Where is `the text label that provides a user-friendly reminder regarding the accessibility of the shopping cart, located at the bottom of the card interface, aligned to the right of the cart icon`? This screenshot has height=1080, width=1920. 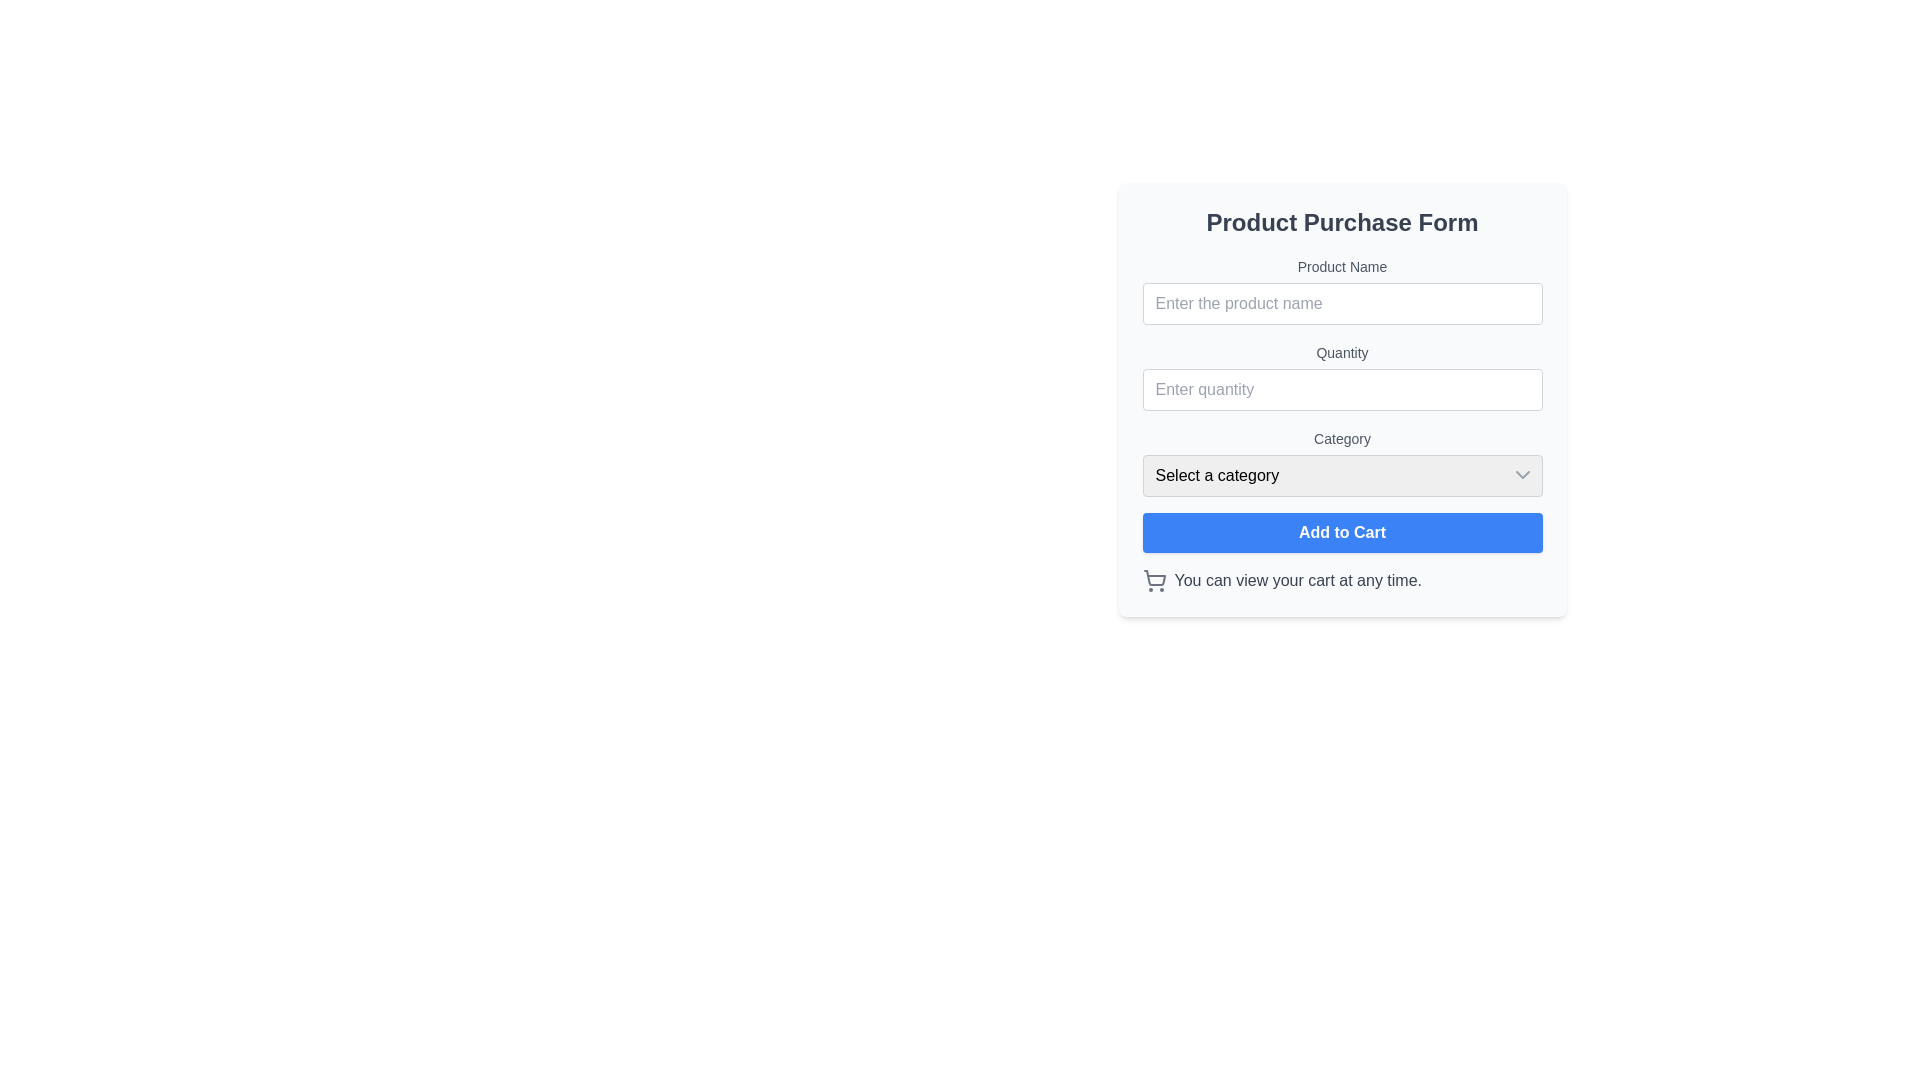
the text label that provides a user-friendly reminder regarding the accessibility of the shopping cart, located at the bottom of the card interface, aligned to the right of the cart icon is located at coordinates (1298, 581).